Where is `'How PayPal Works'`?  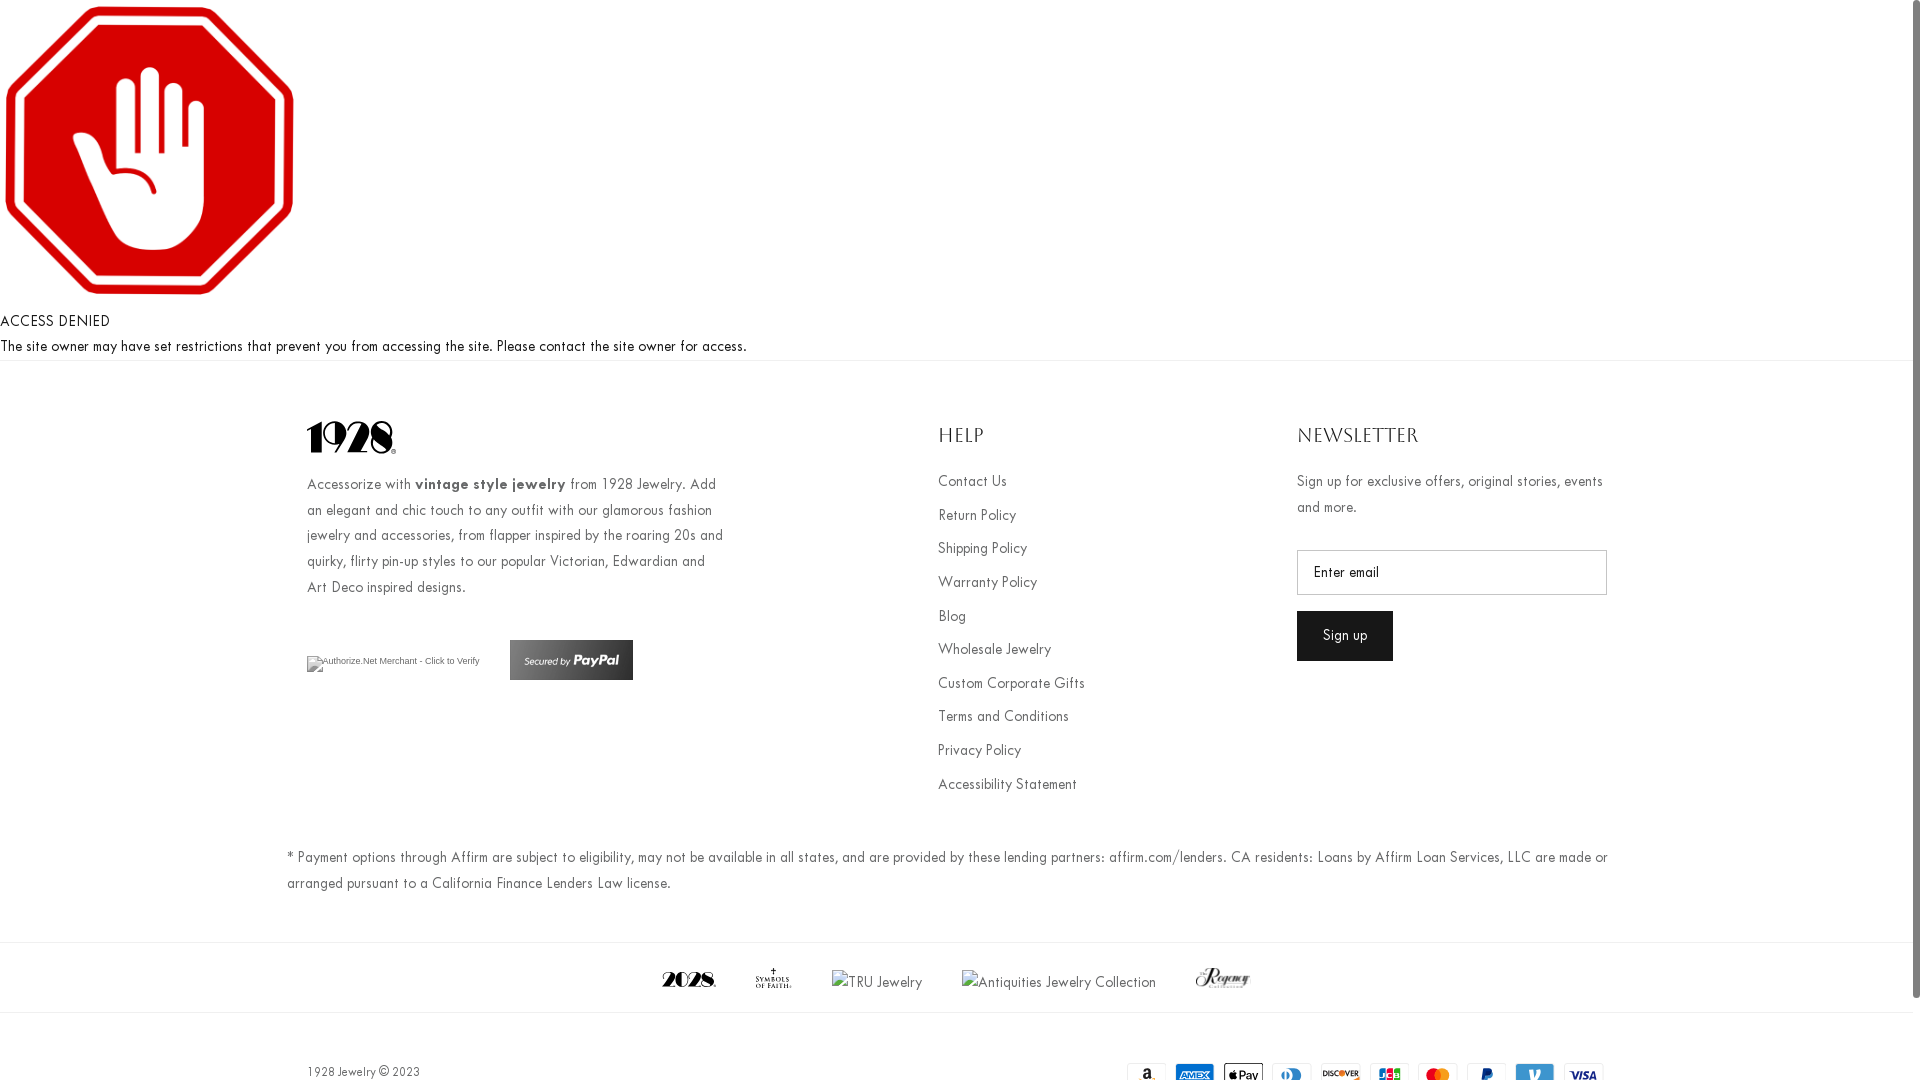 'How PayPal Works' is located at coordinates (570, 675).